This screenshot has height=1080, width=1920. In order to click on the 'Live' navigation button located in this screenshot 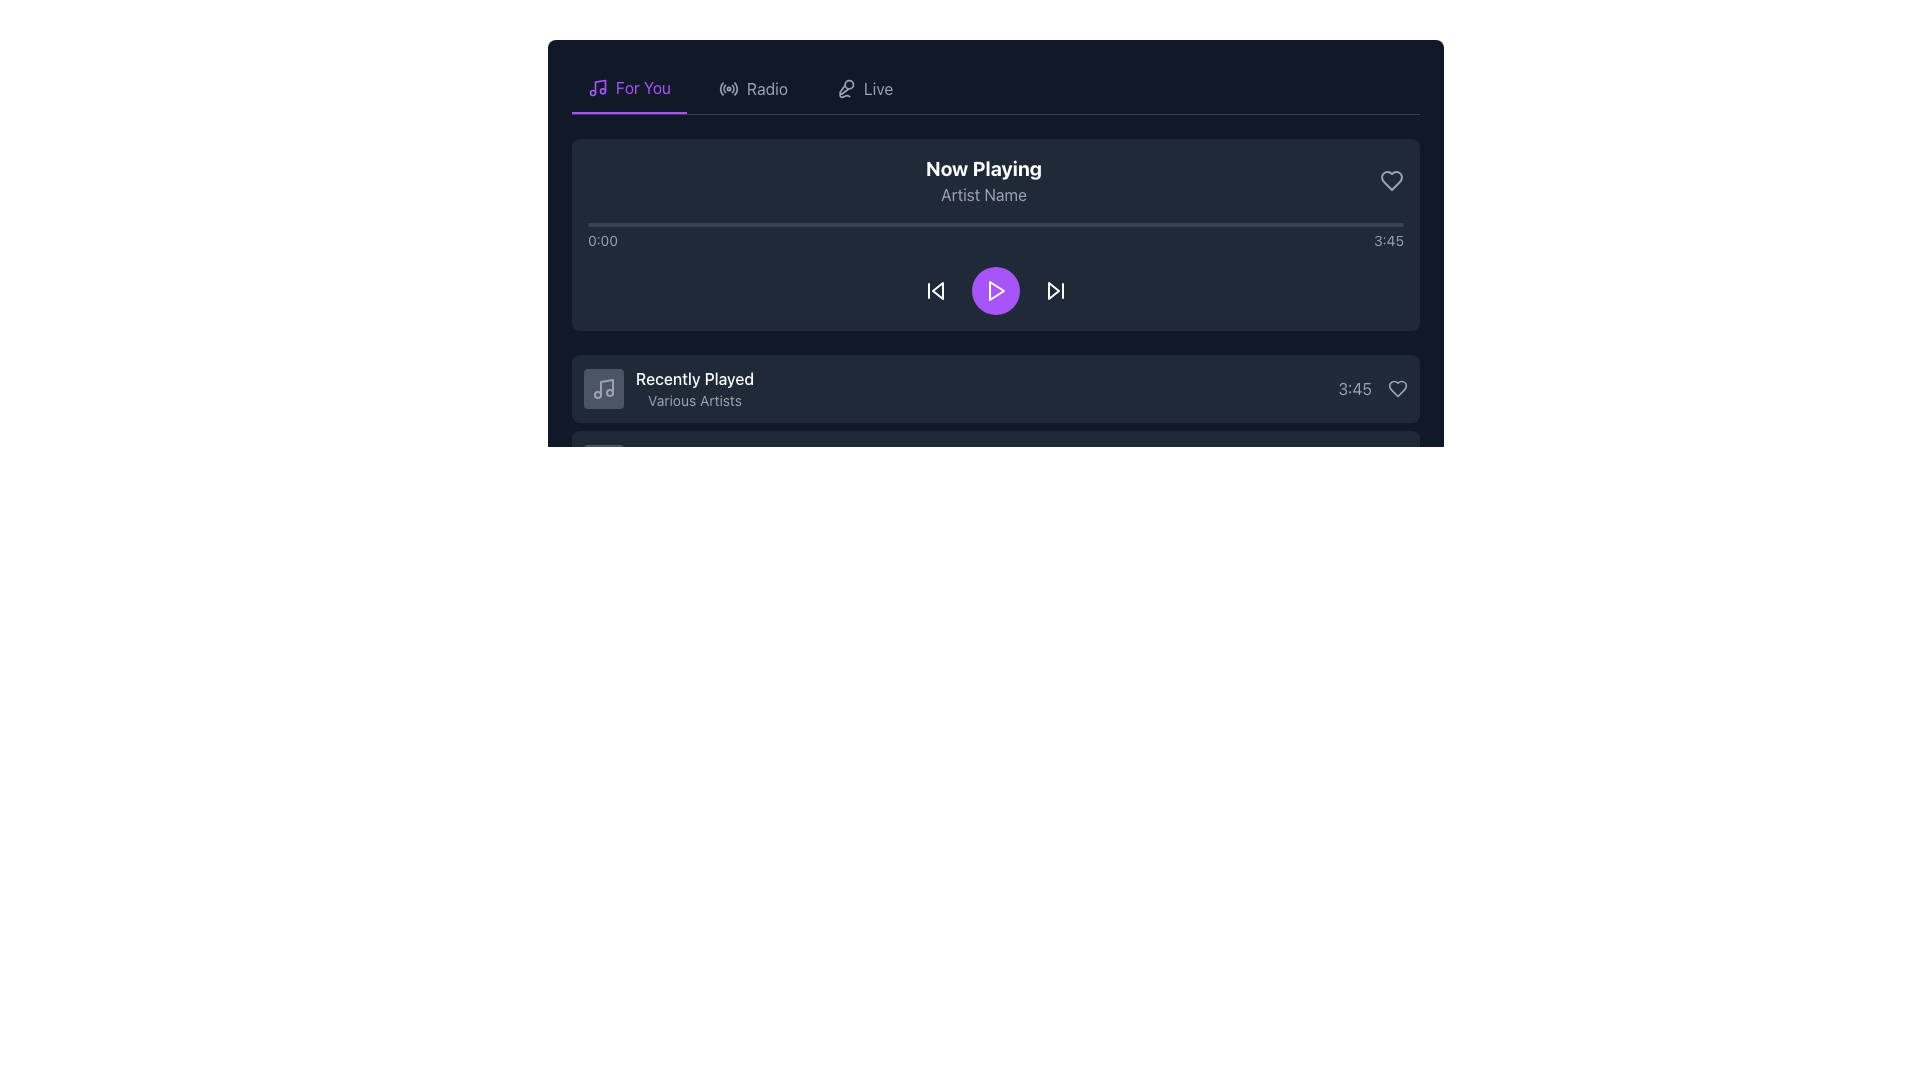, I will do `click(864, 87)`.